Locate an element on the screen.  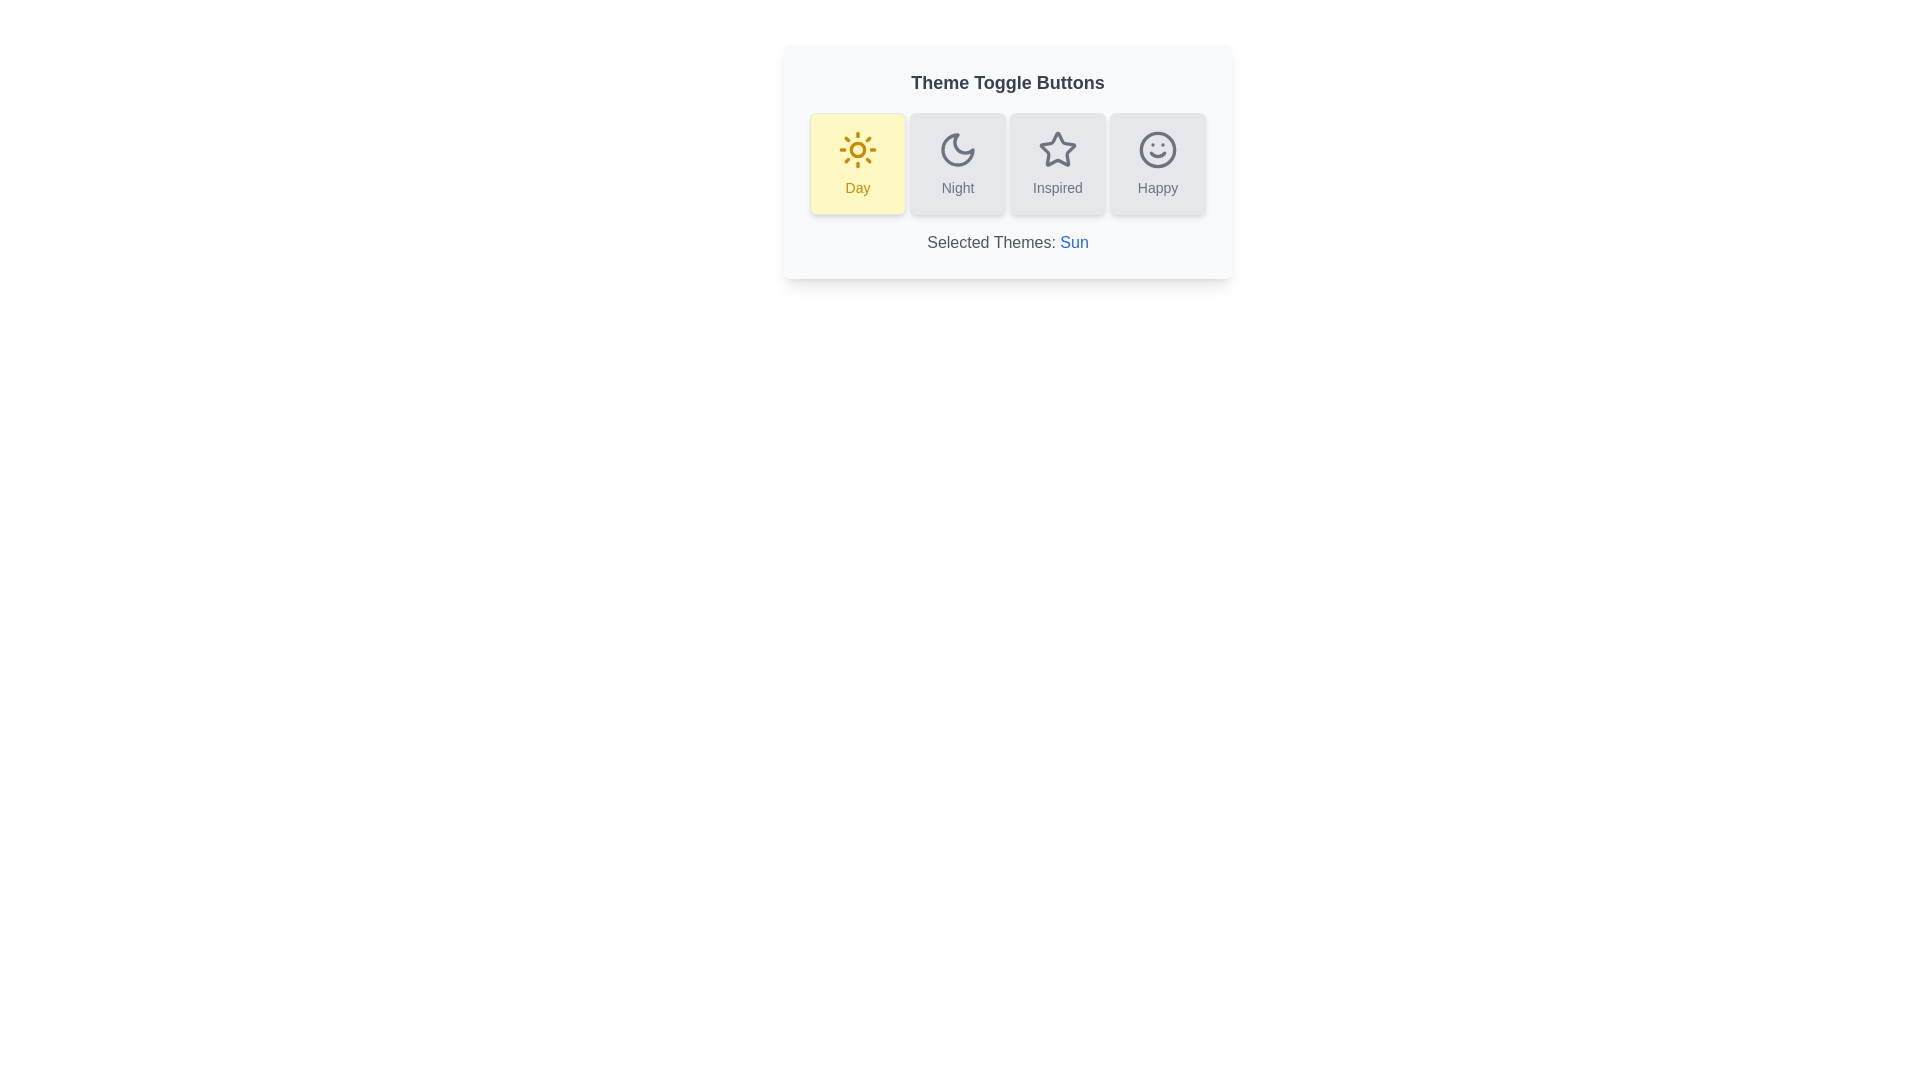
the square button labeled 'Day' with a sun icon is located at coordinates (858, 163).